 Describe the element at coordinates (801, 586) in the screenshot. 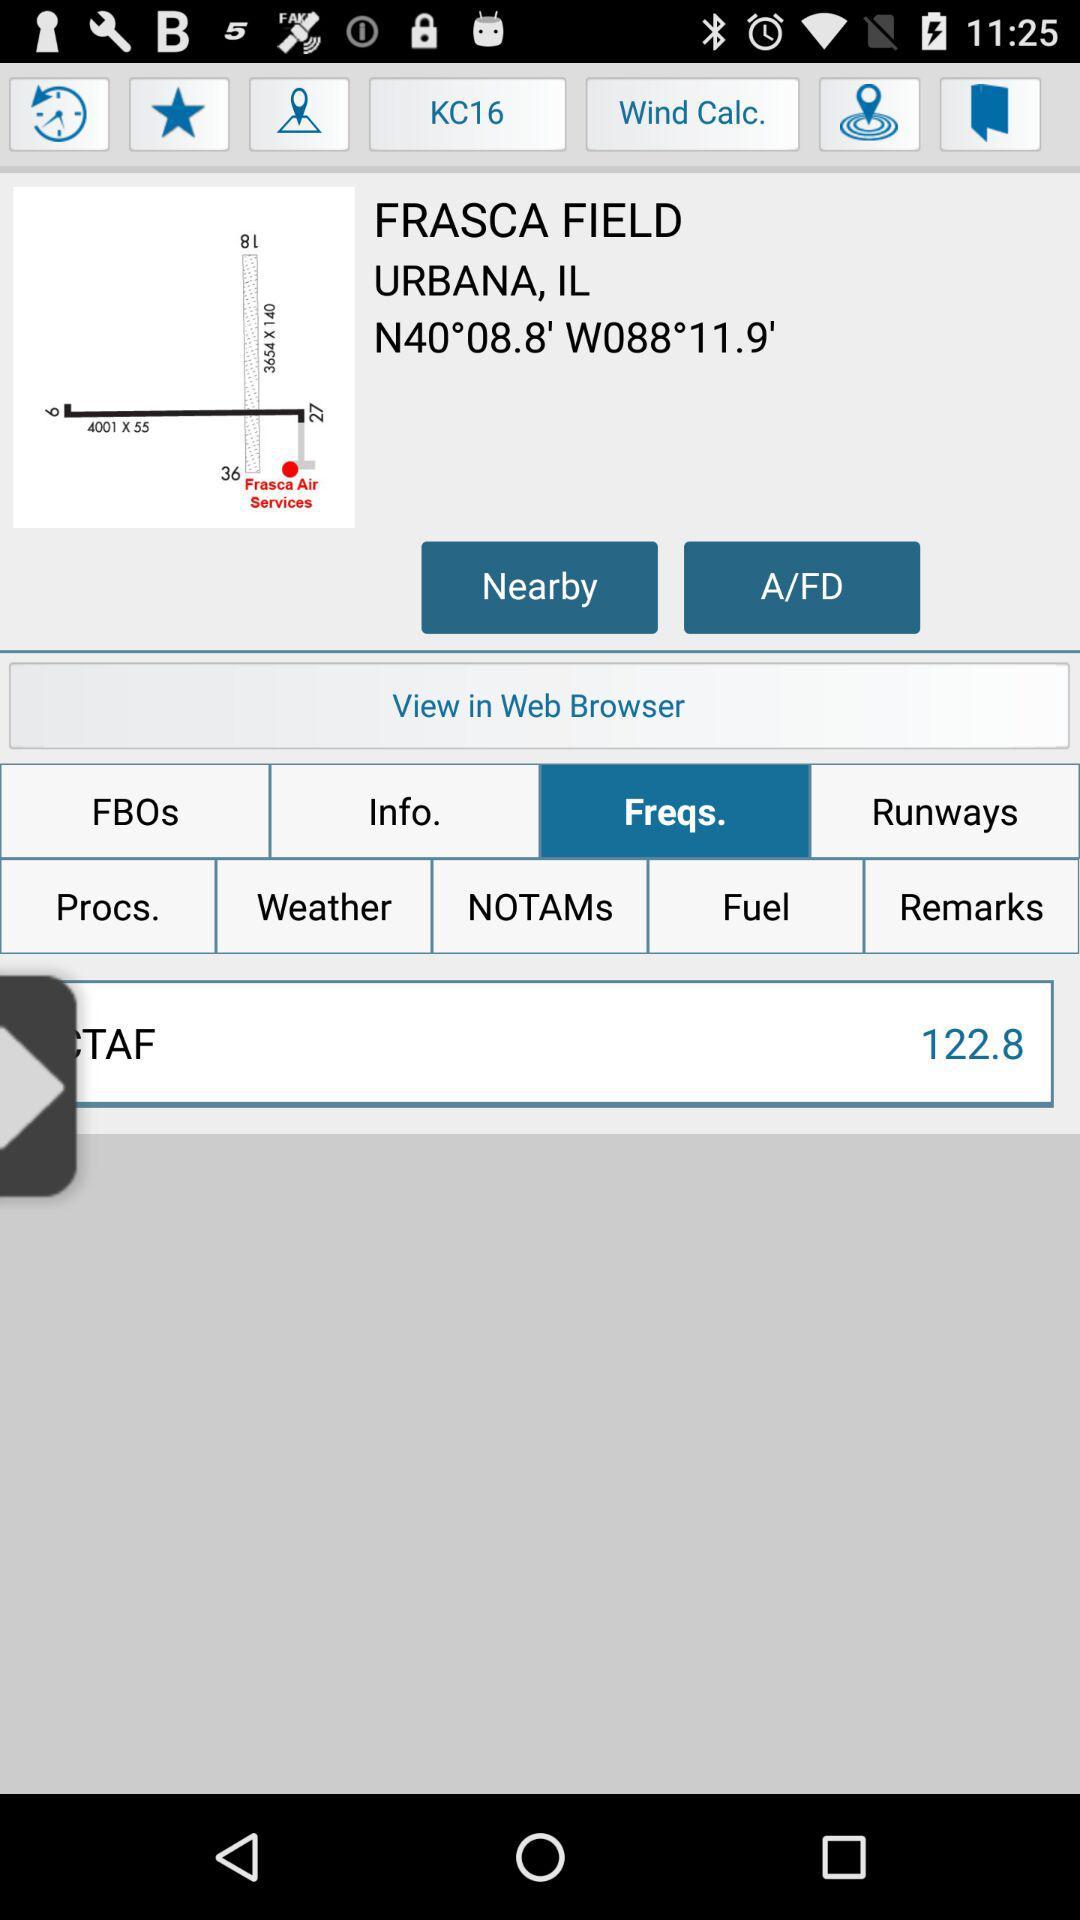

I see `the app below n40 08 8 icon` at that location.